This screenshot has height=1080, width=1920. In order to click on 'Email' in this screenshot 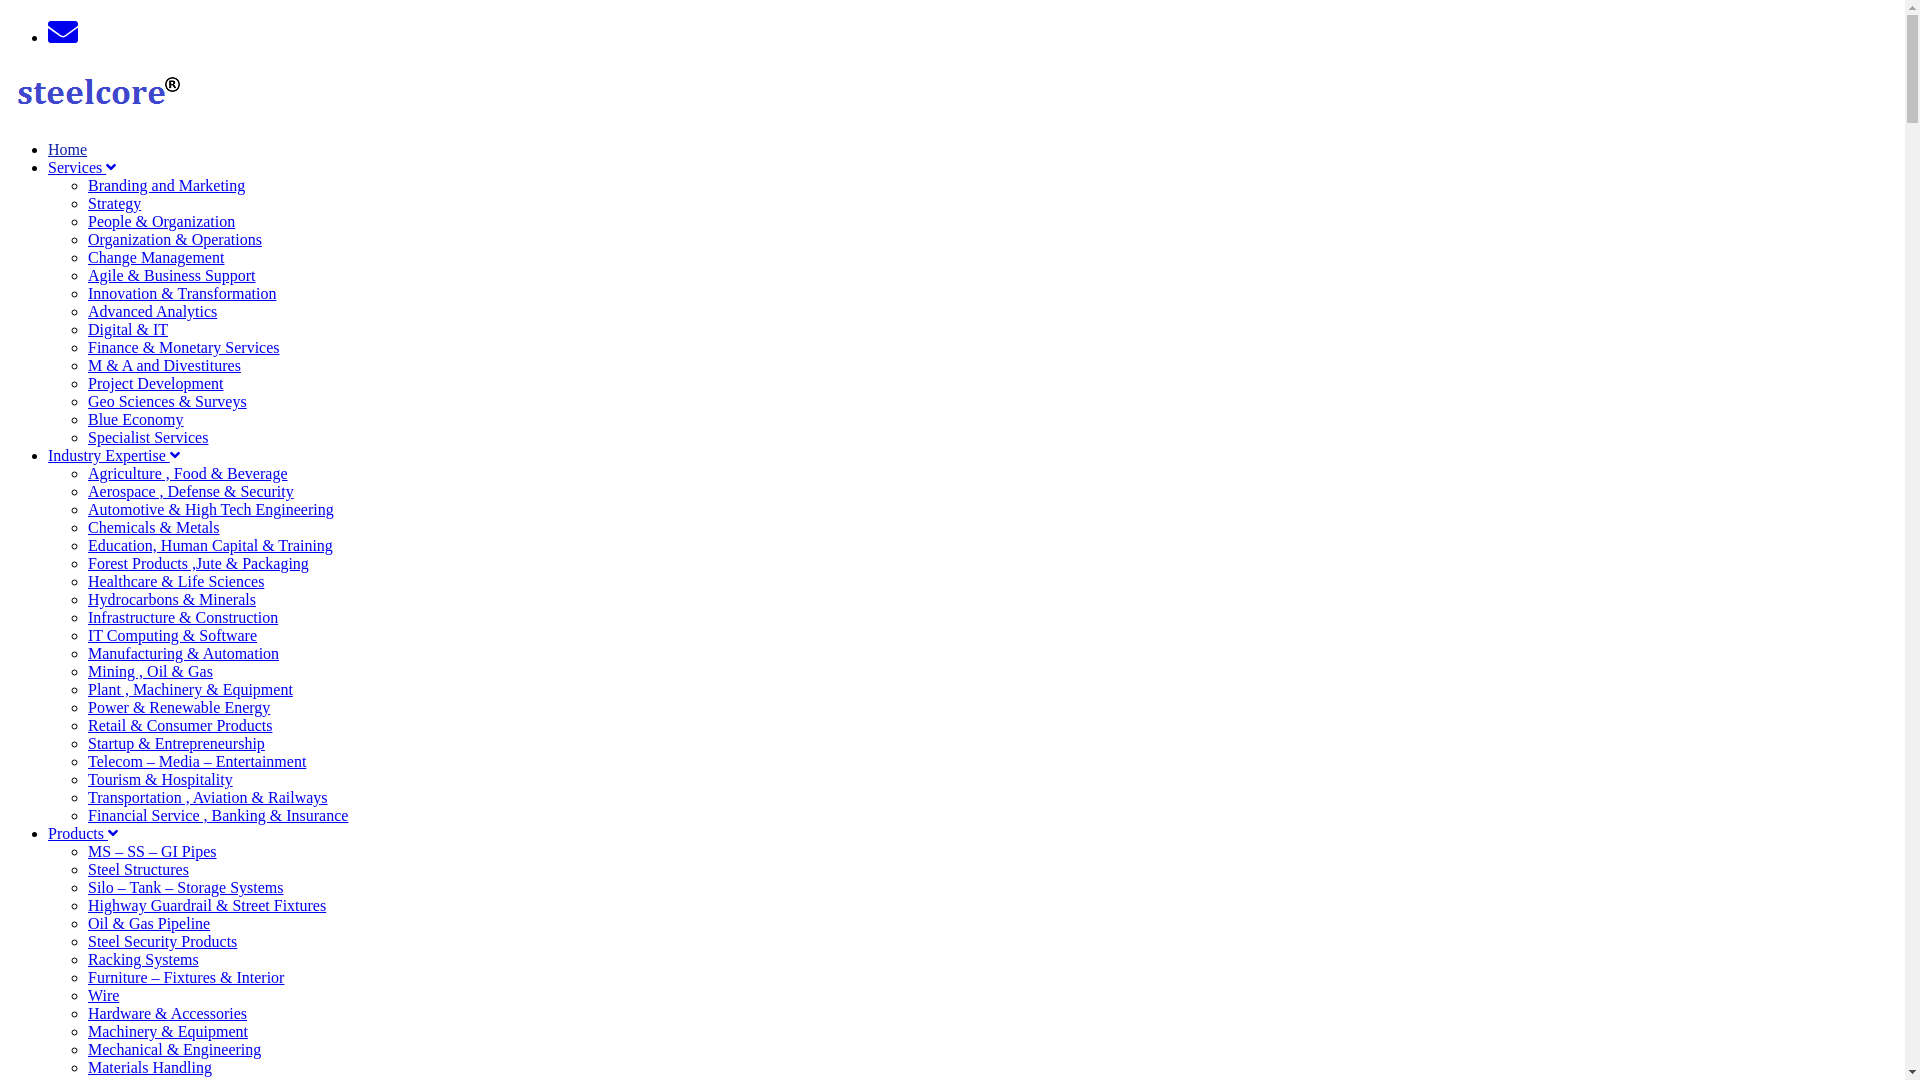, I will do `click(48, 32)`.